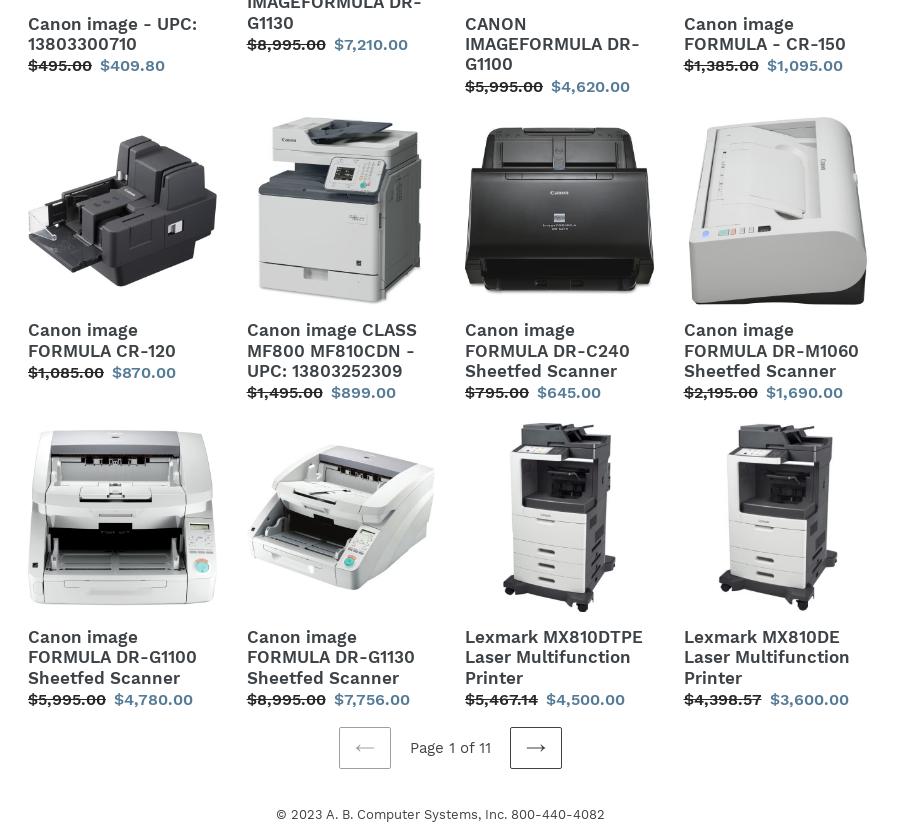 This screenshot has width=900, height=840. What do you see at coordinates (549, 85) in the screenshot?
I see `'$4,620.00'` at bounding box center [549, 85].